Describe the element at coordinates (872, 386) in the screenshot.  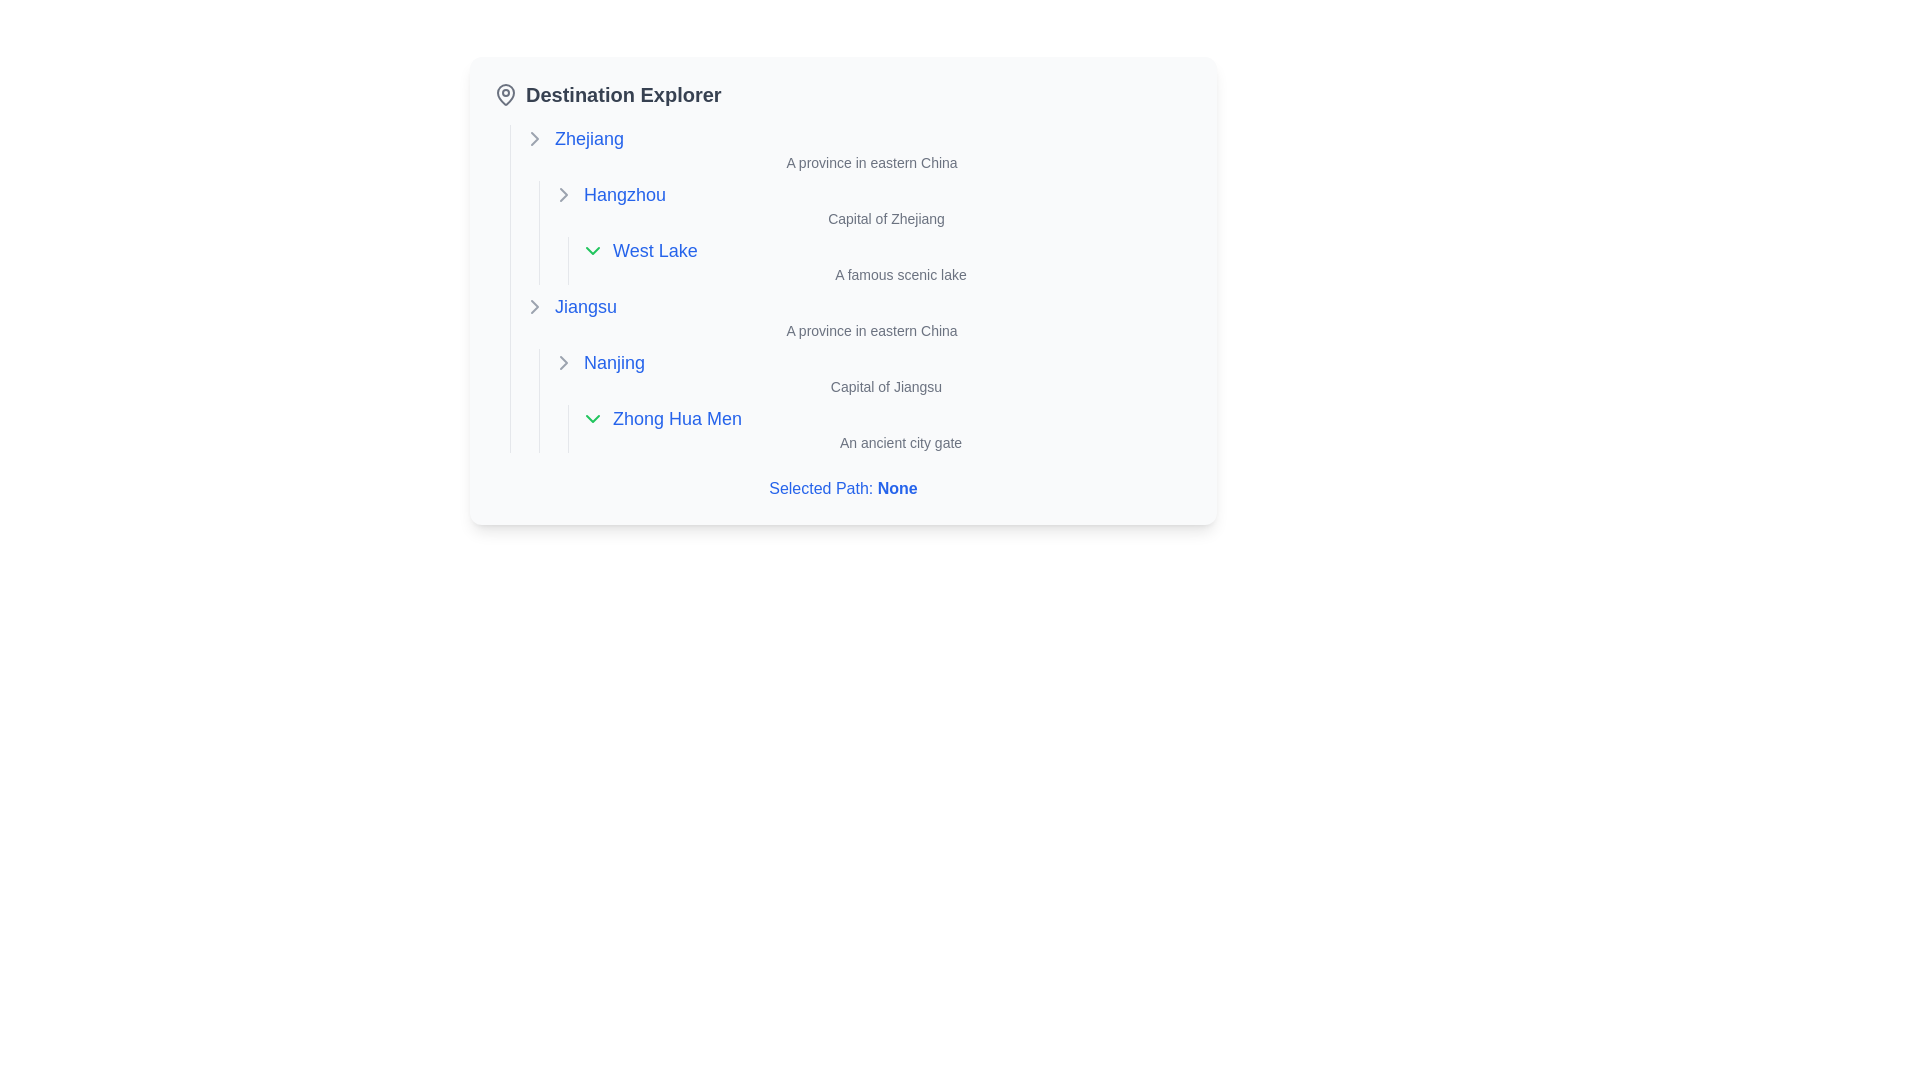
I see `the static text label providing information about 'Nanjing', which indicates it is the capital of Jiangsu province, located under the text 'Nanjing' in the 'Destination Explorer' menu` at that location.